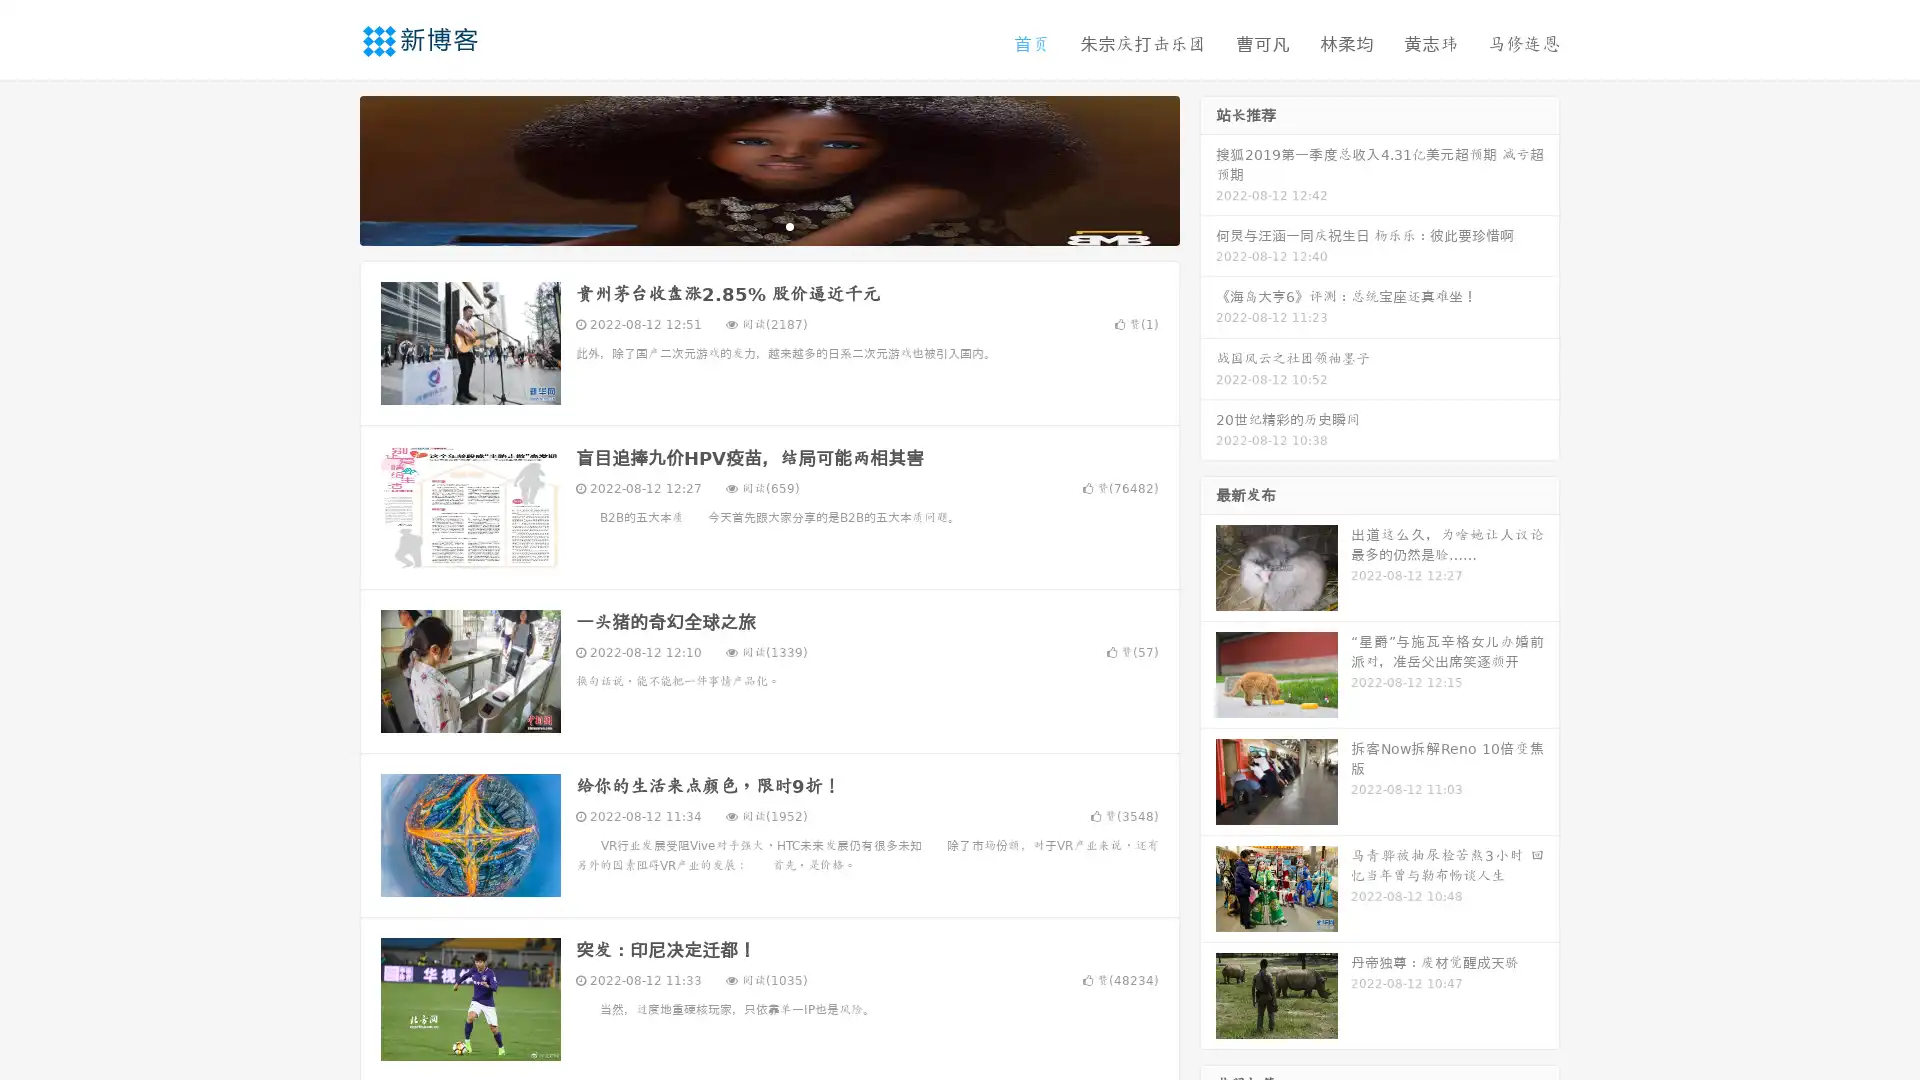 This screenshot has height=1080, width=1920. I want to click on Go to slide 3, so click(789, 225).